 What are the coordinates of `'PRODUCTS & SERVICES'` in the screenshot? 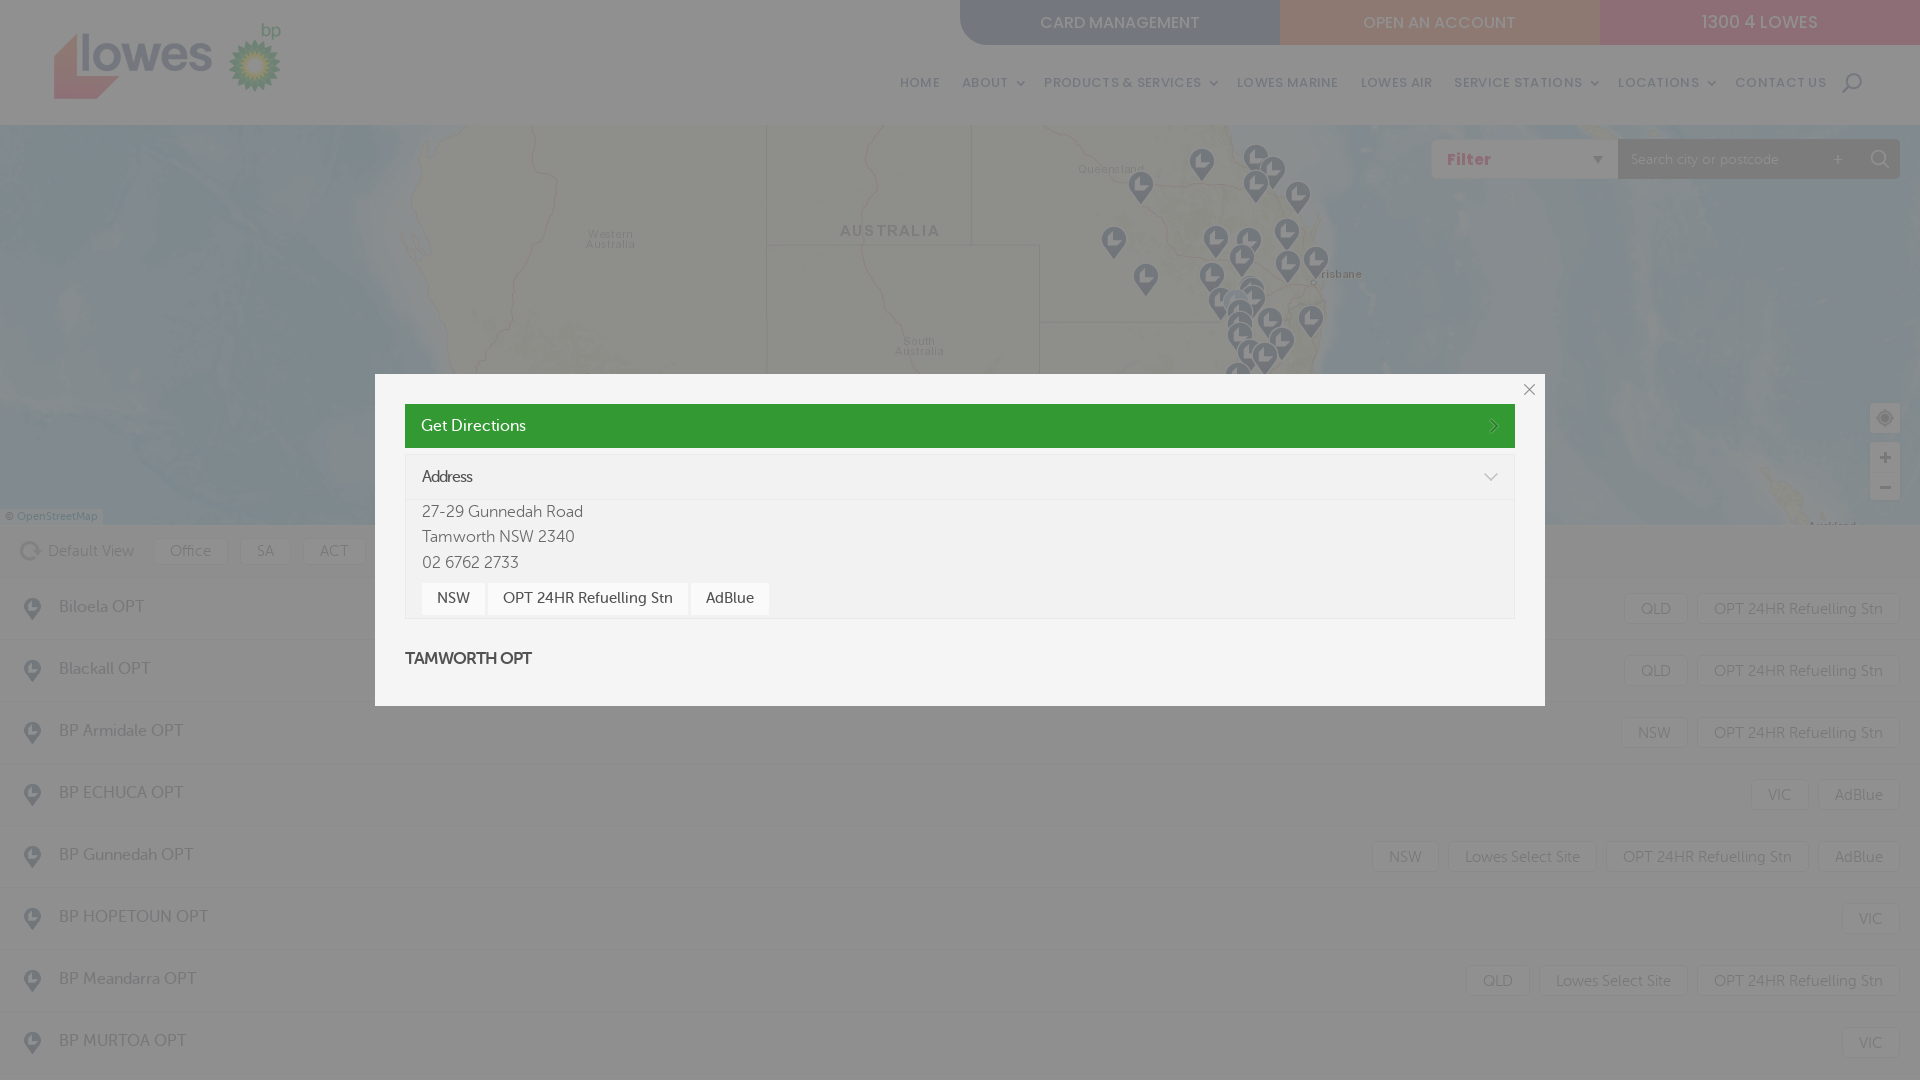 It's located at (1129, 82).